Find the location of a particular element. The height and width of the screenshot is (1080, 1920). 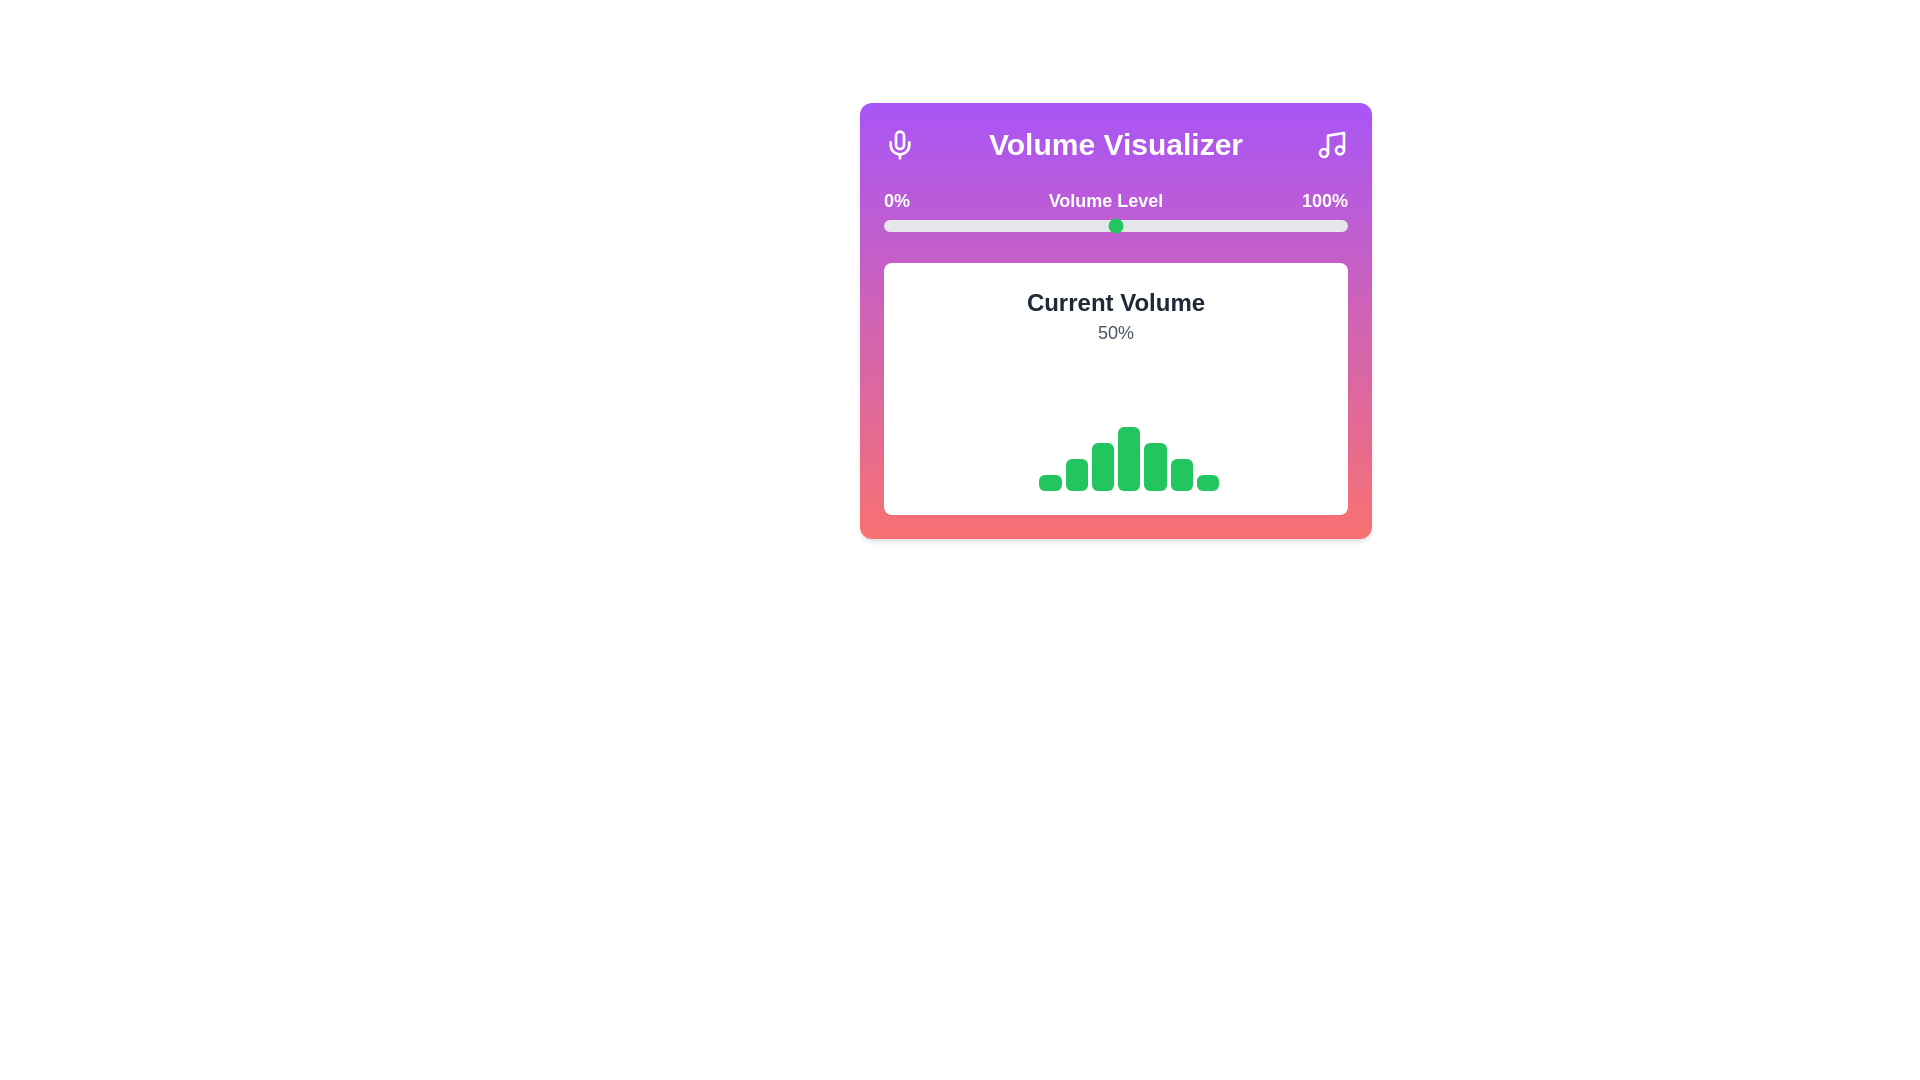

the volume slider to set the volume to 78% is located at coordinates (1244, 225).